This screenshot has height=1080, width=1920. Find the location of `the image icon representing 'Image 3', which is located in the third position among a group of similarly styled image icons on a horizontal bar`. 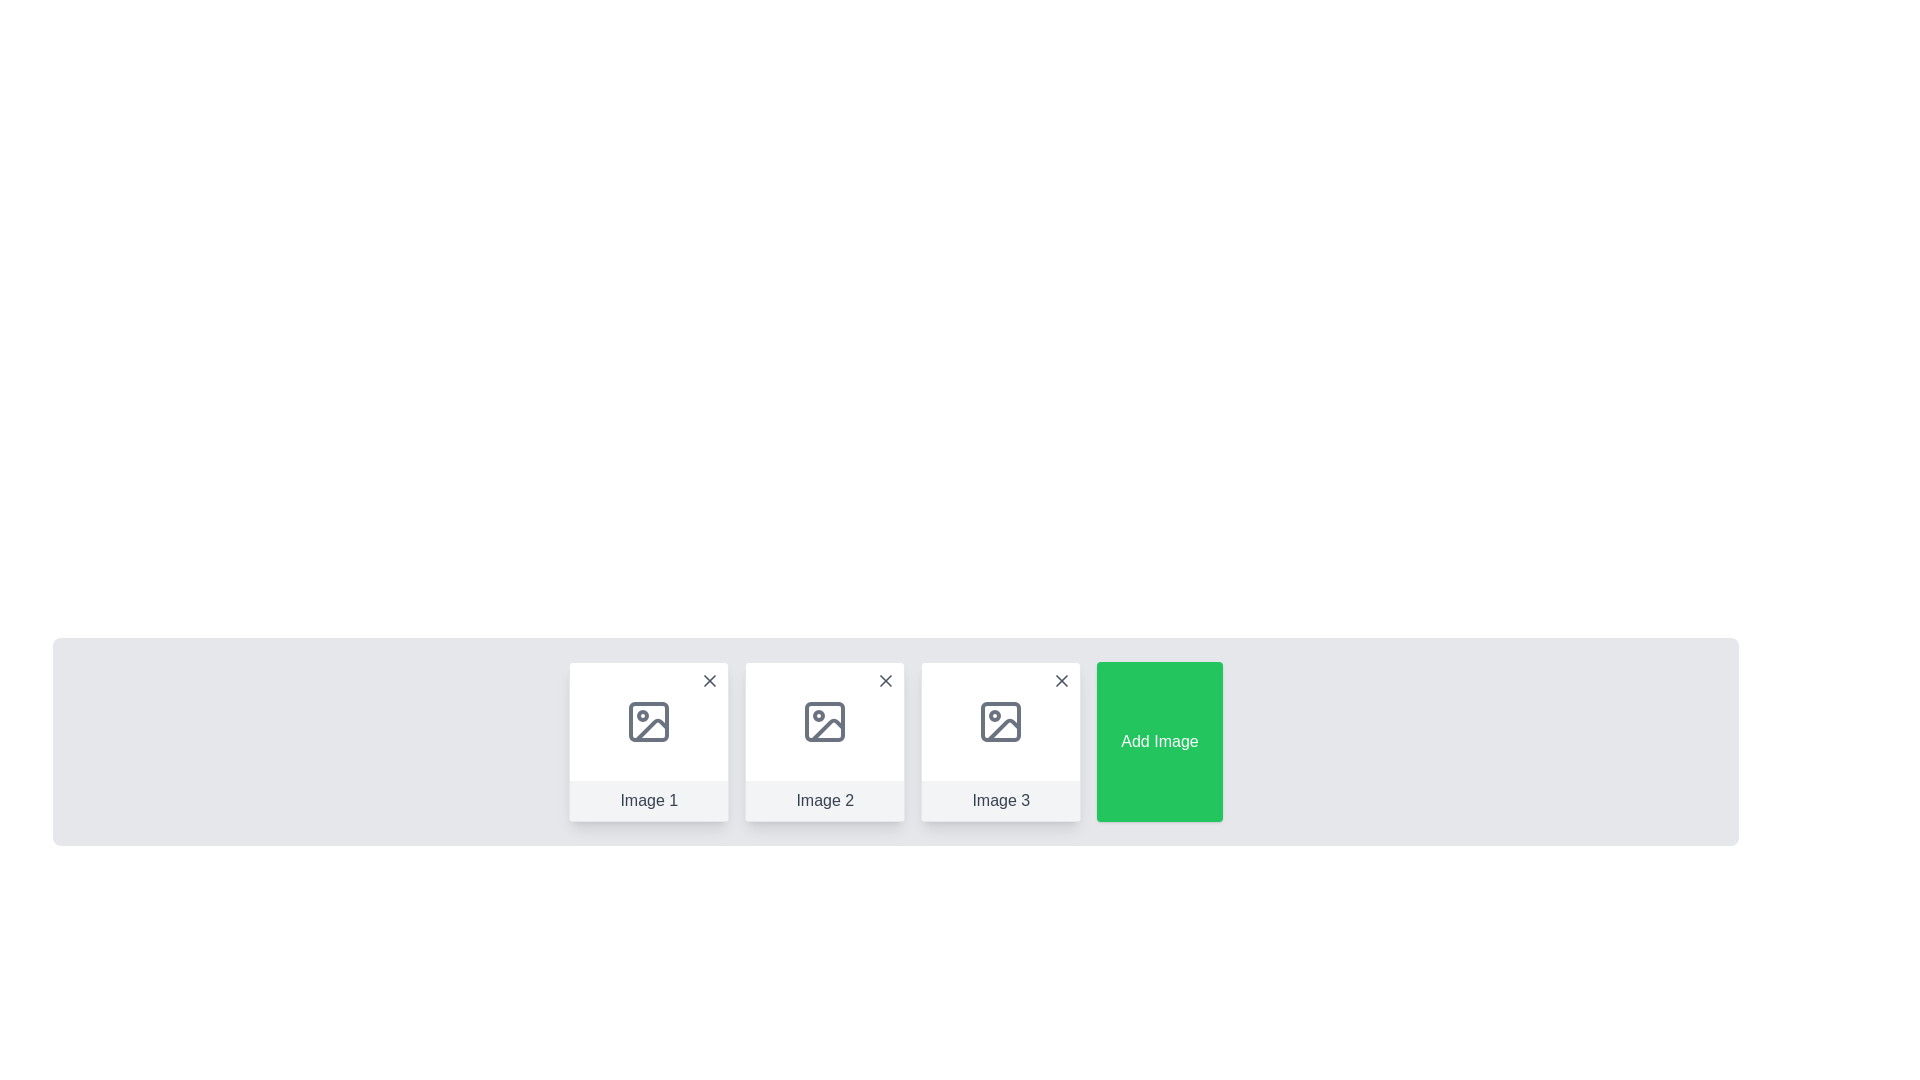

the image icon representing 'Image 3', which is located in the third position among a group of similarly styled image icons on a horizontal bar is located at coordinates (1001, 721).